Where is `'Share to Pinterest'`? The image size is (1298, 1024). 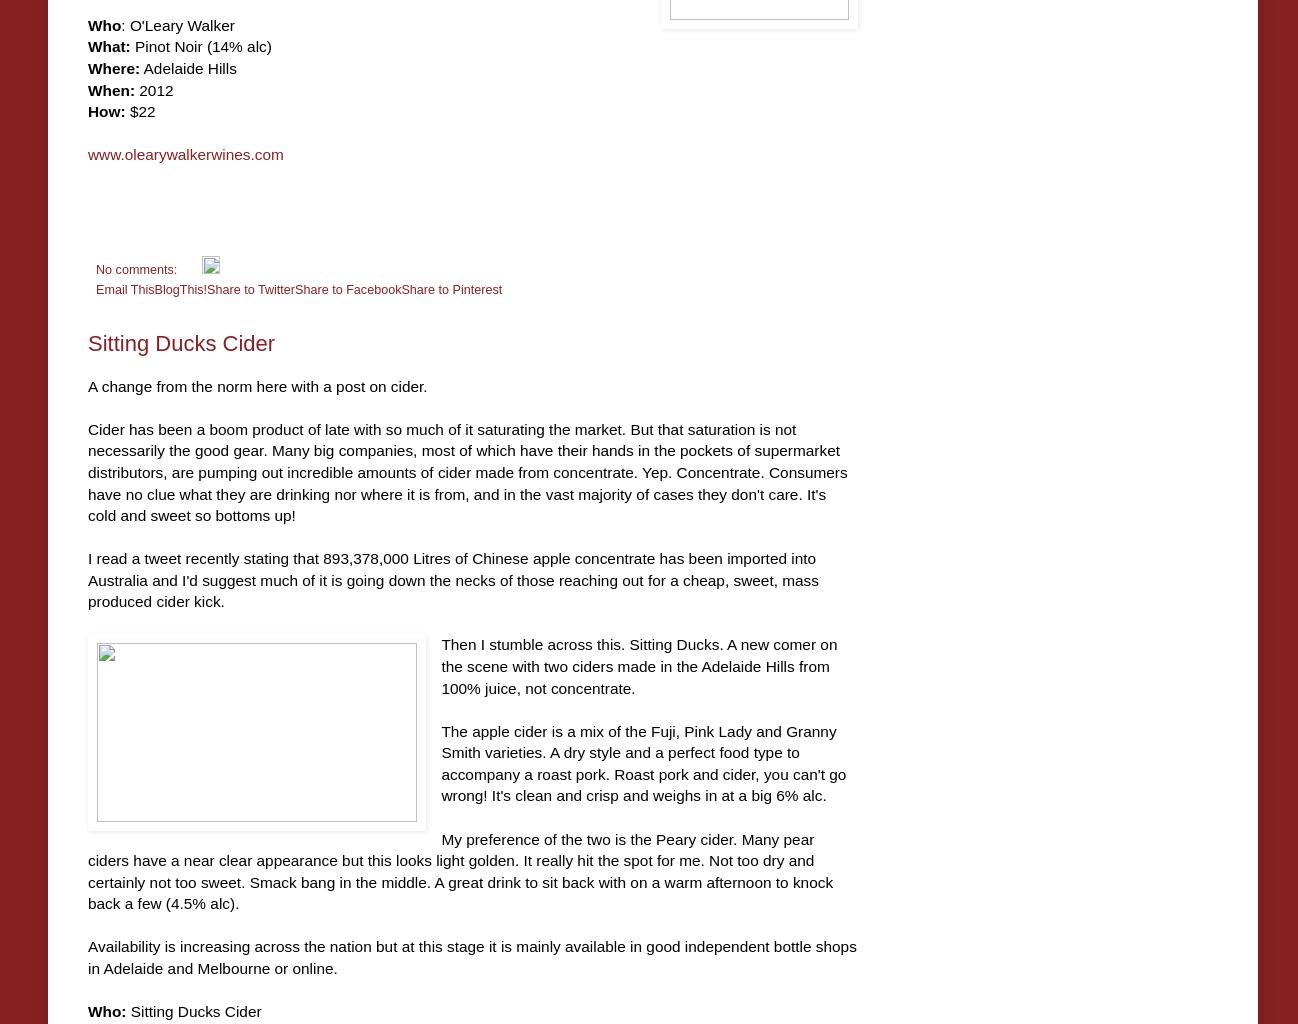 'Share to Pinterest' is located at coordinates (450, 288).